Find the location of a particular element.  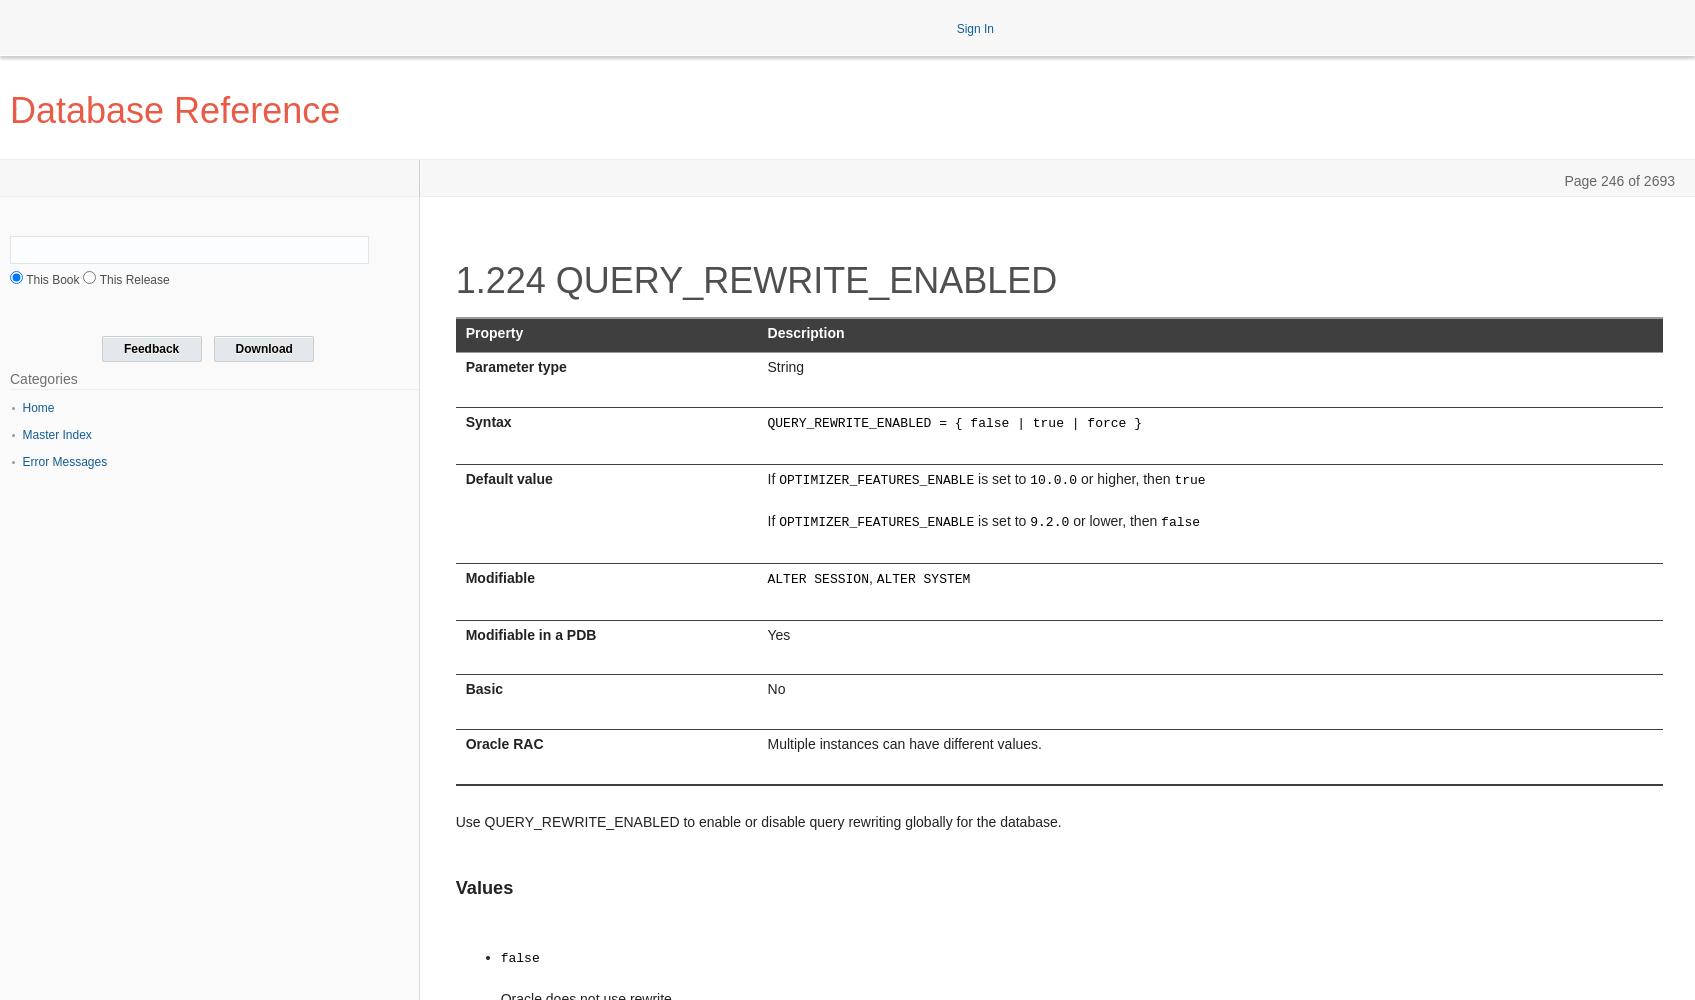

',' is located at coordinates (871, 576).